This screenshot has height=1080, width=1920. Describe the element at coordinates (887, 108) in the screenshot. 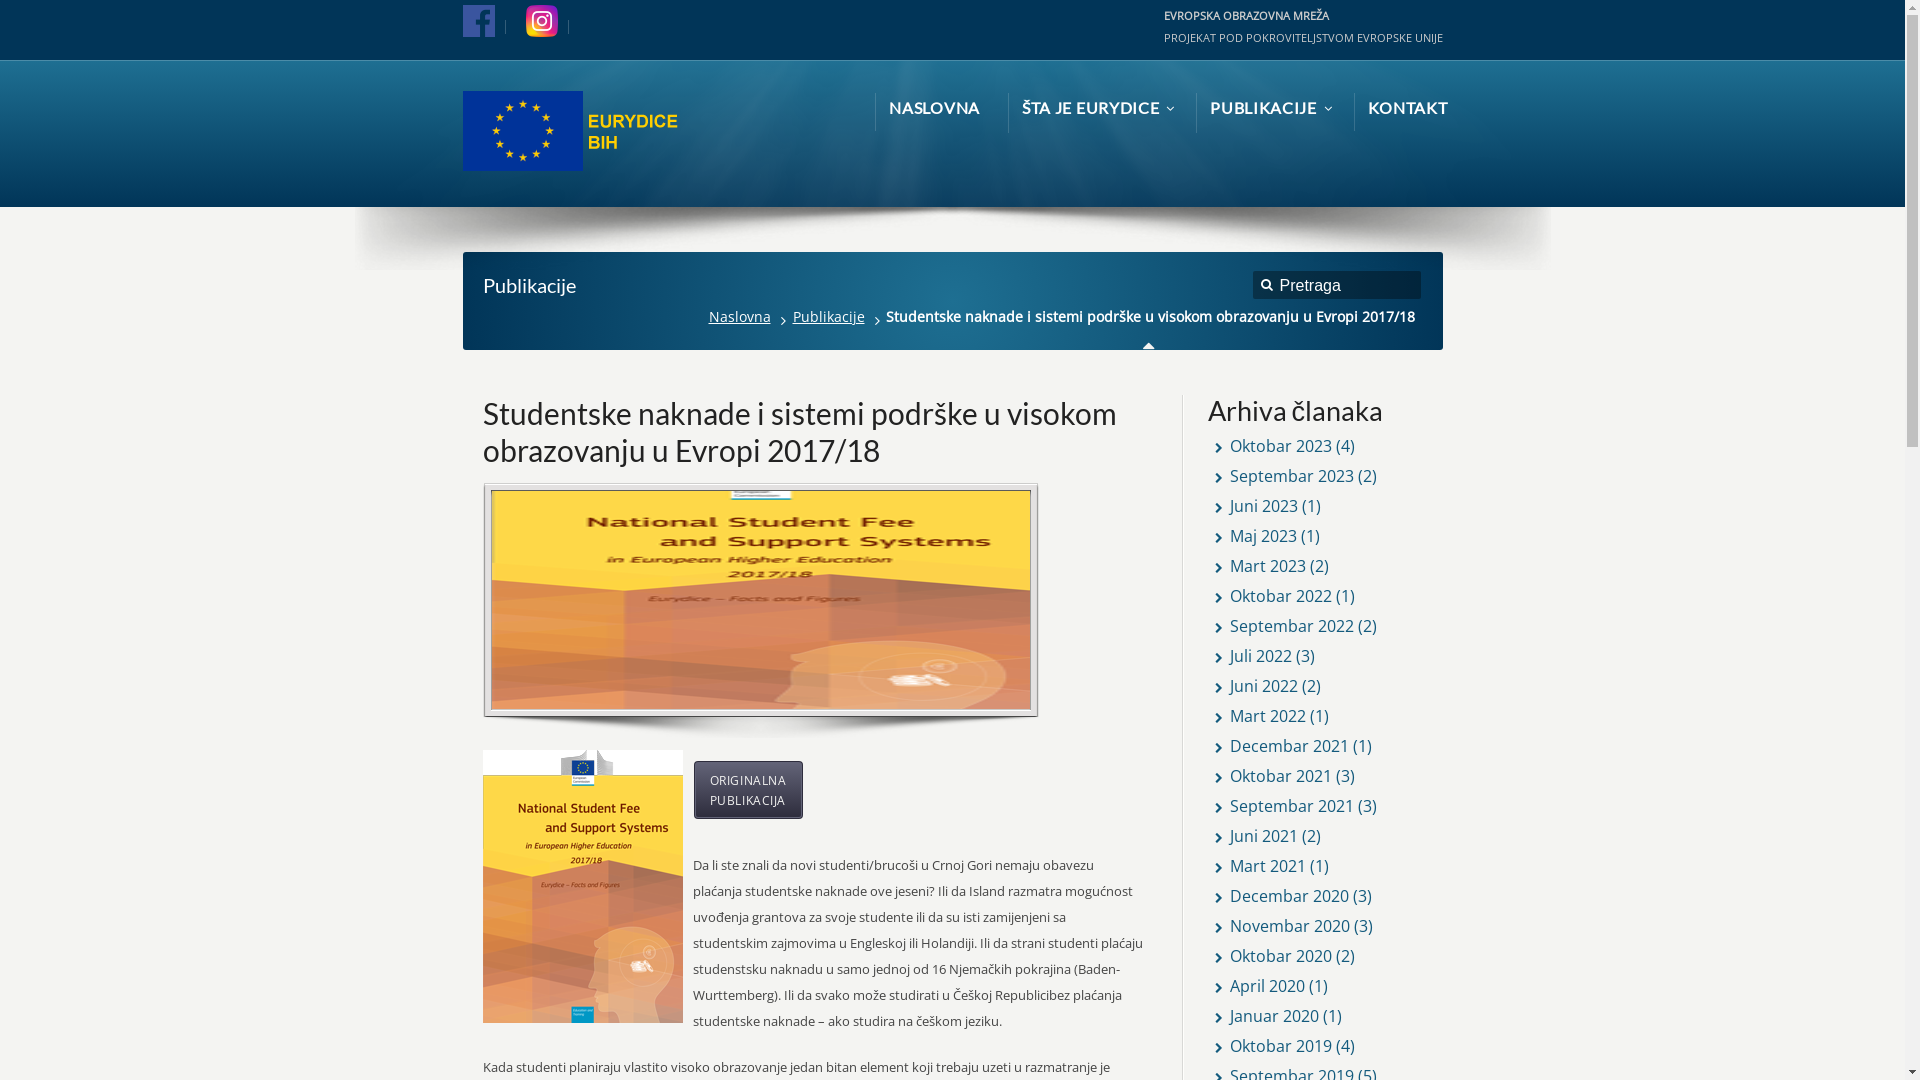

I see `'NASLOVNA'` at that location.